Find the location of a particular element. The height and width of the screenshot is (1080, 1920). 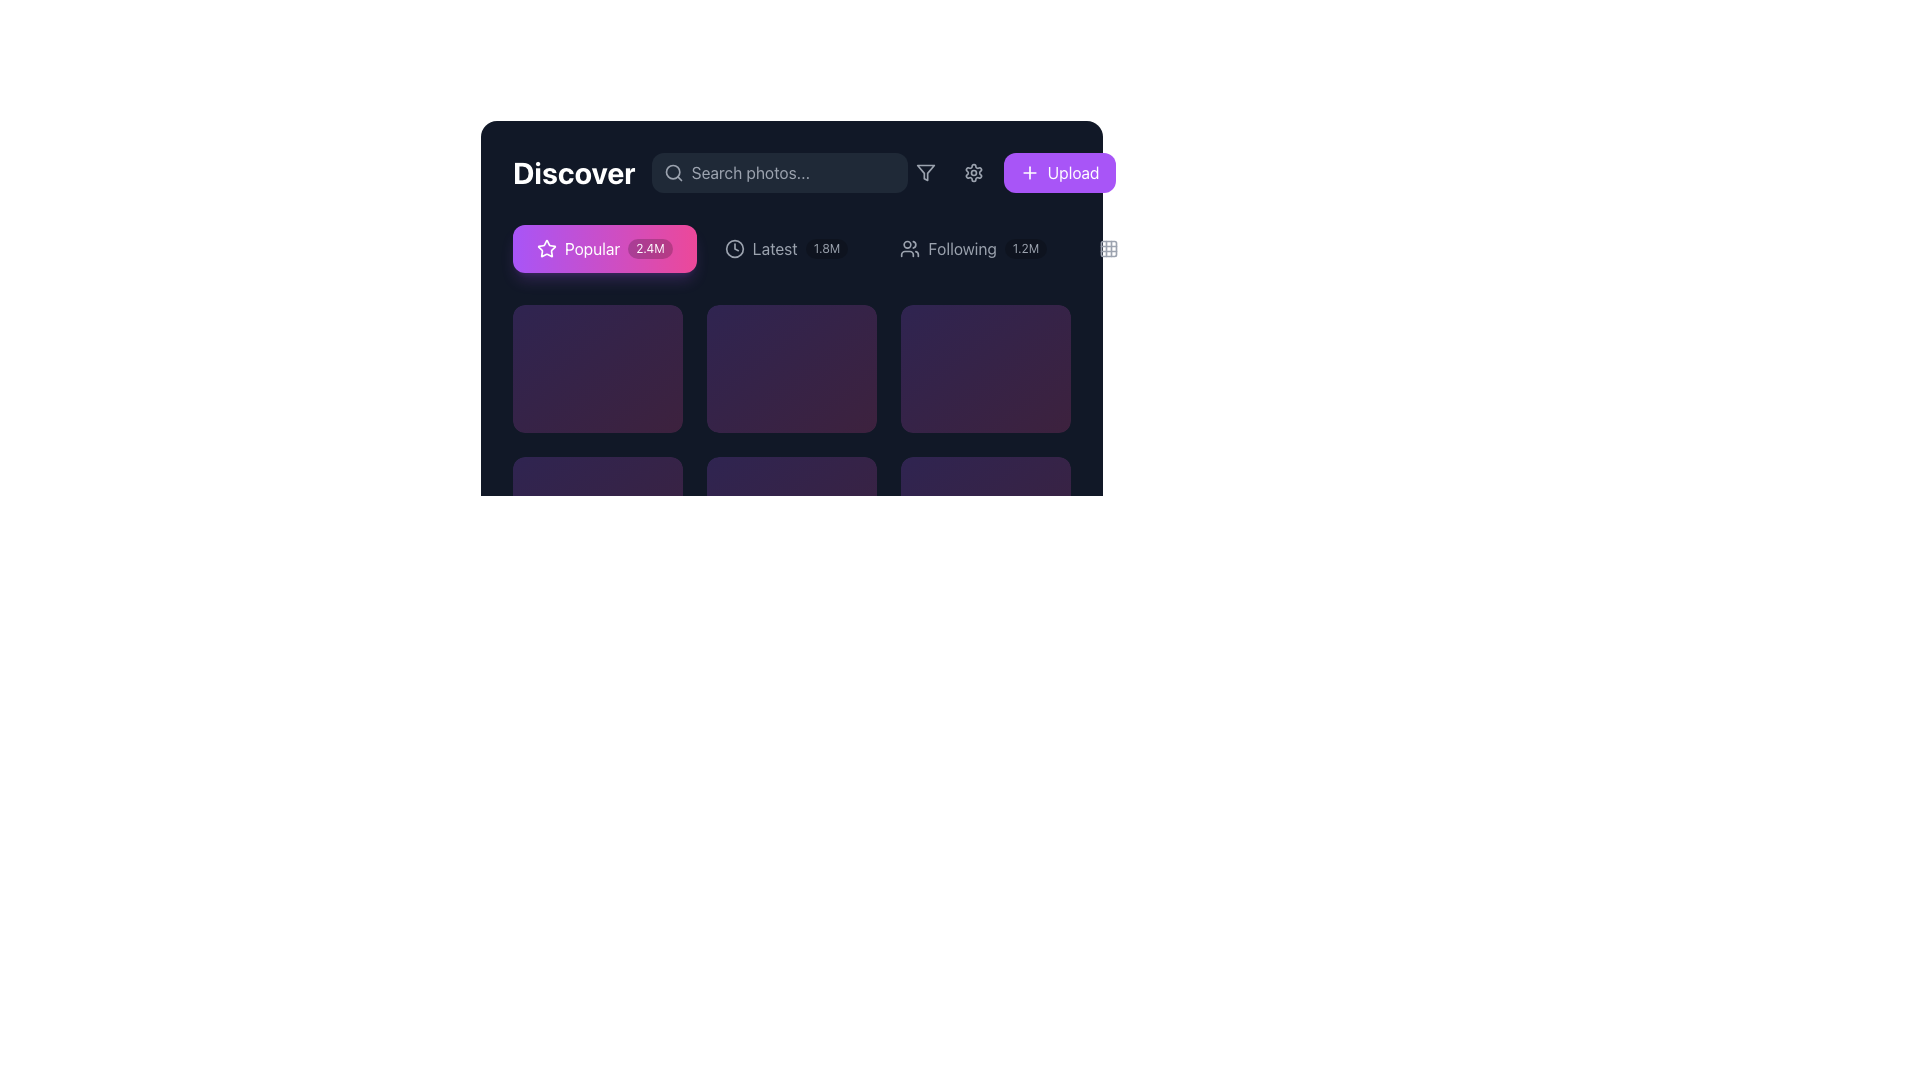

the 'Upload' text label displayed in bold, white font within a purple, pill-shaped button located at the top-right corner of the interface is located at coordinates (1072, 172).